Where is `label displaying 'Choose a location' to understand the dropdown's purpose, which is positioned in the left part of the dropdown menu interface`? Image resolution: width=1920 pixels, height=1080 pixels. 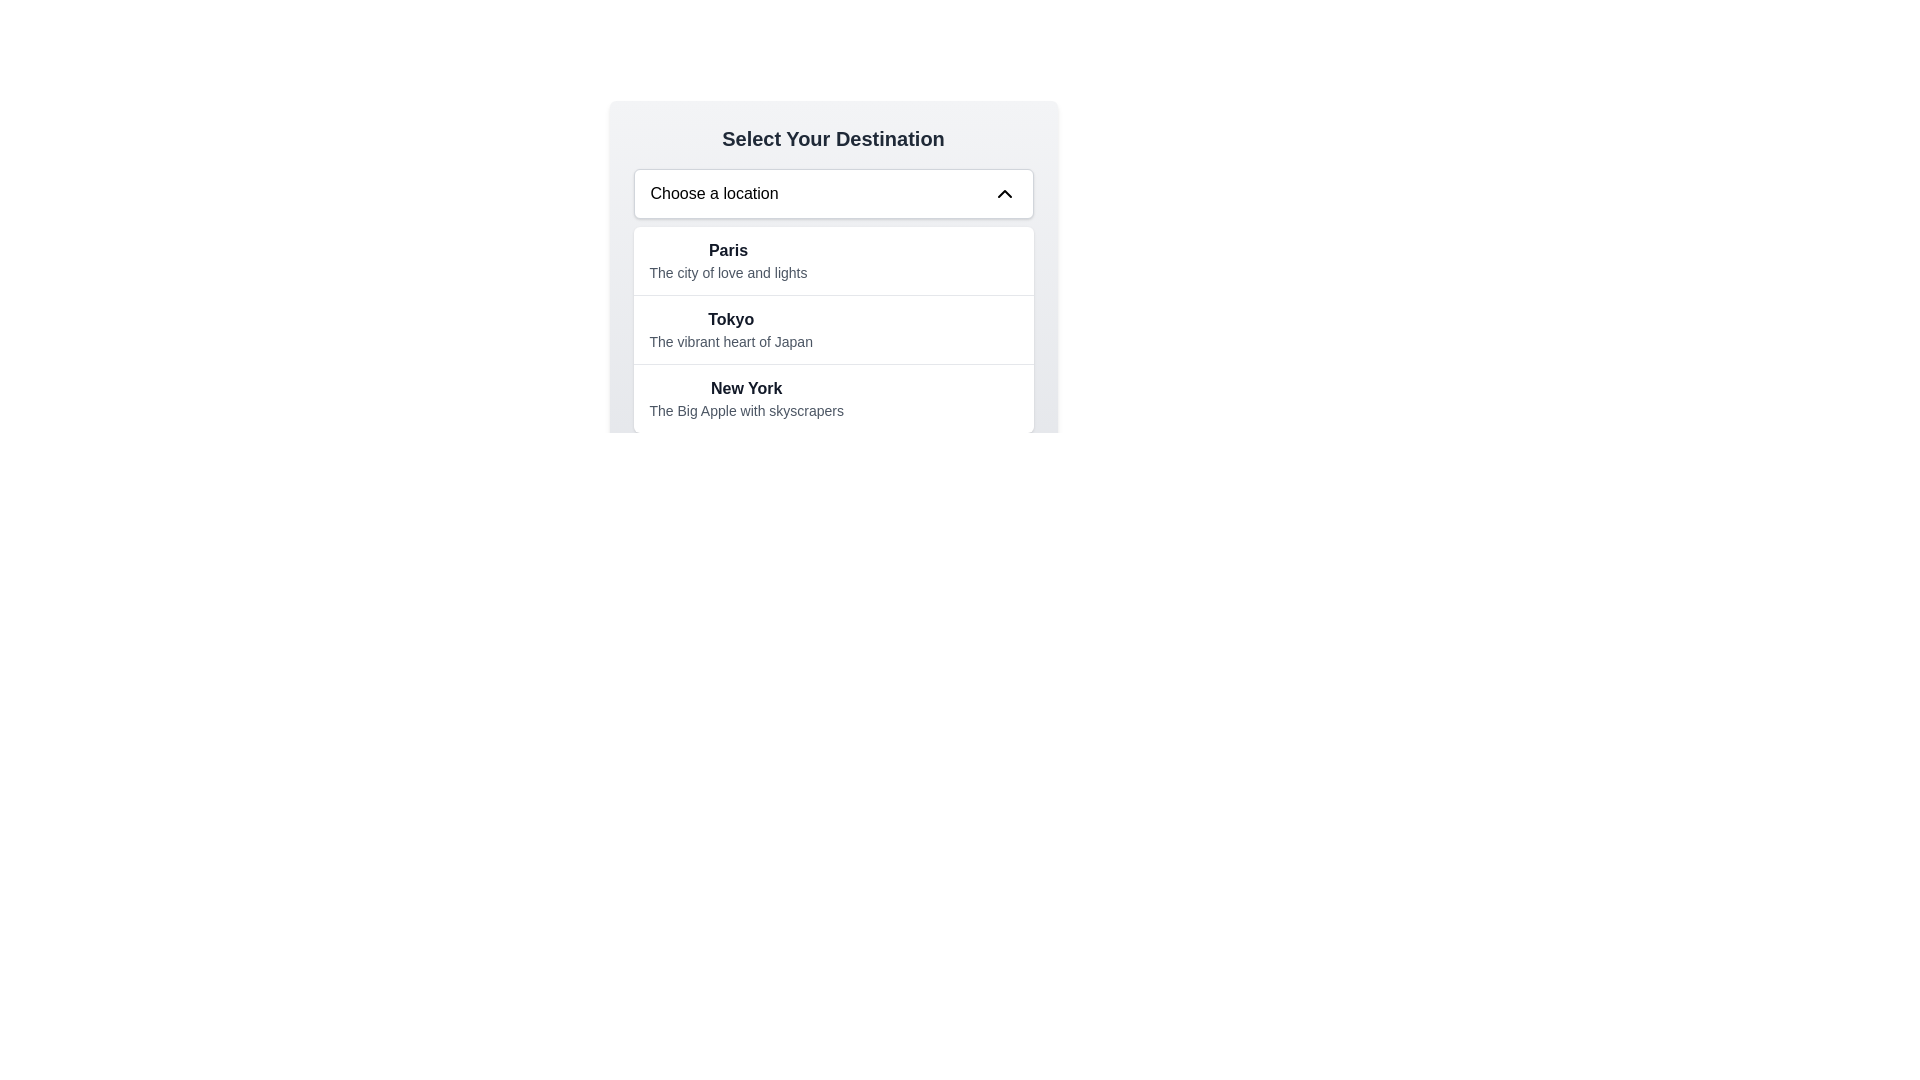
label displaying 'Choose a location' to understand the dropdown's purpose, which is positioned in the left part of the dropdown menu interface is located at coordinates (714, 193).